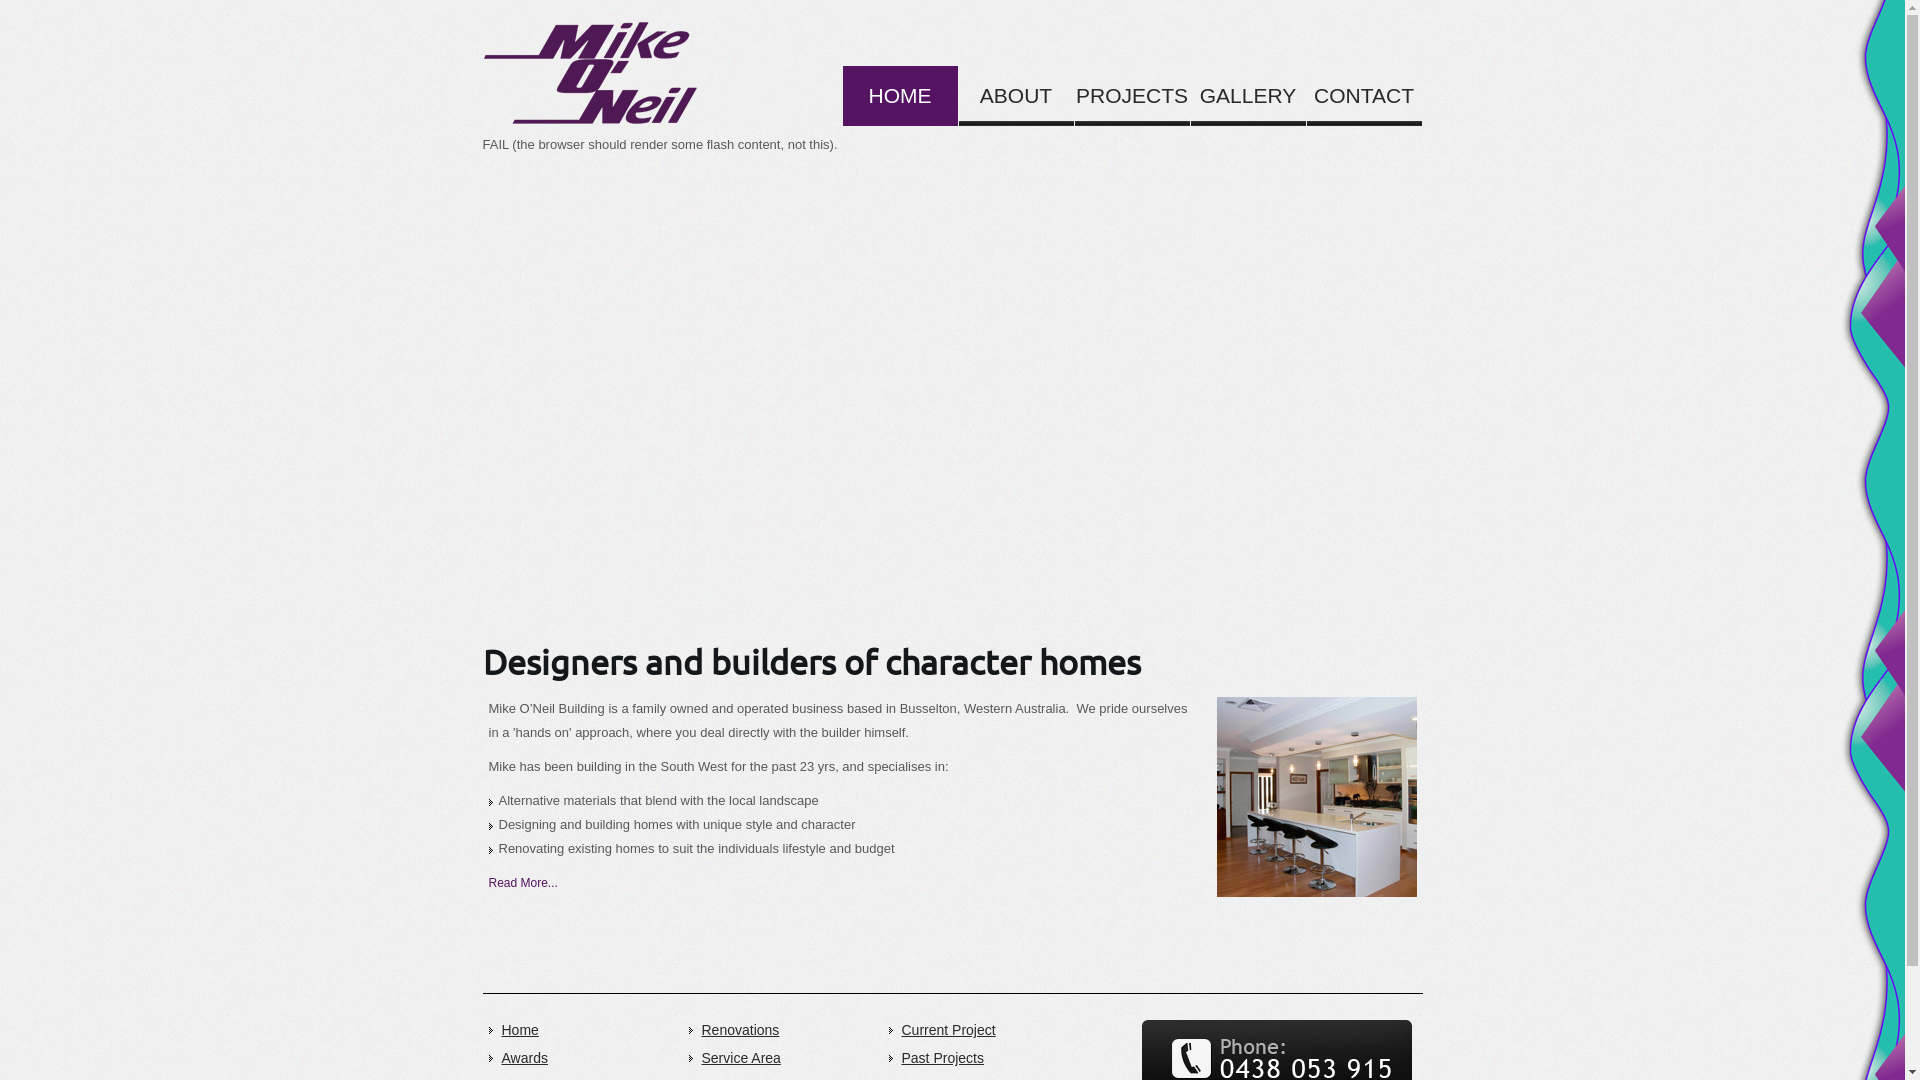  I want to click on 'Service Area', so click(781, 1056).